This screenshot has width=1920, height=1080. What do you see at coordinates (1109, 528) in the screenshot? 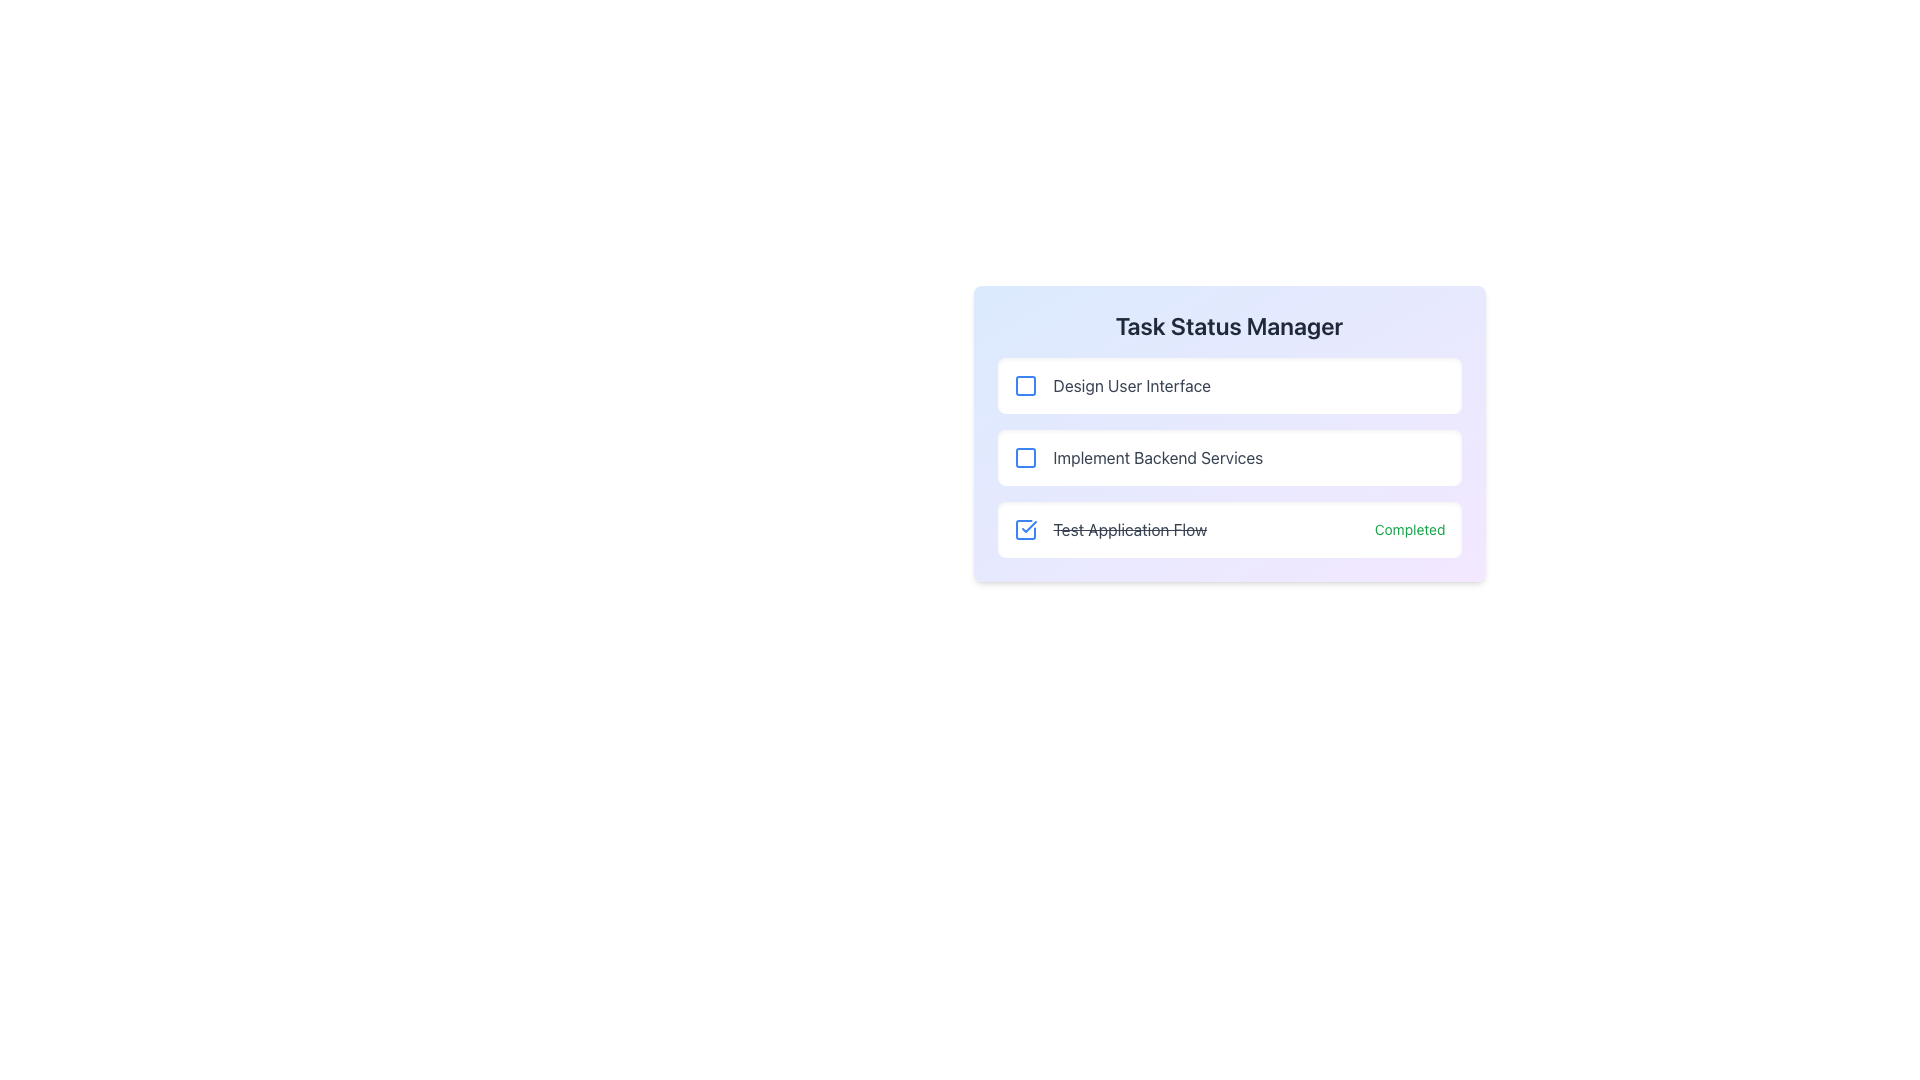
I see `text of the third task label, which displays 'Test Application Flow' with a strikethrough, indicating it is a completed or invalidated task` at bounding box center [1109, 528].